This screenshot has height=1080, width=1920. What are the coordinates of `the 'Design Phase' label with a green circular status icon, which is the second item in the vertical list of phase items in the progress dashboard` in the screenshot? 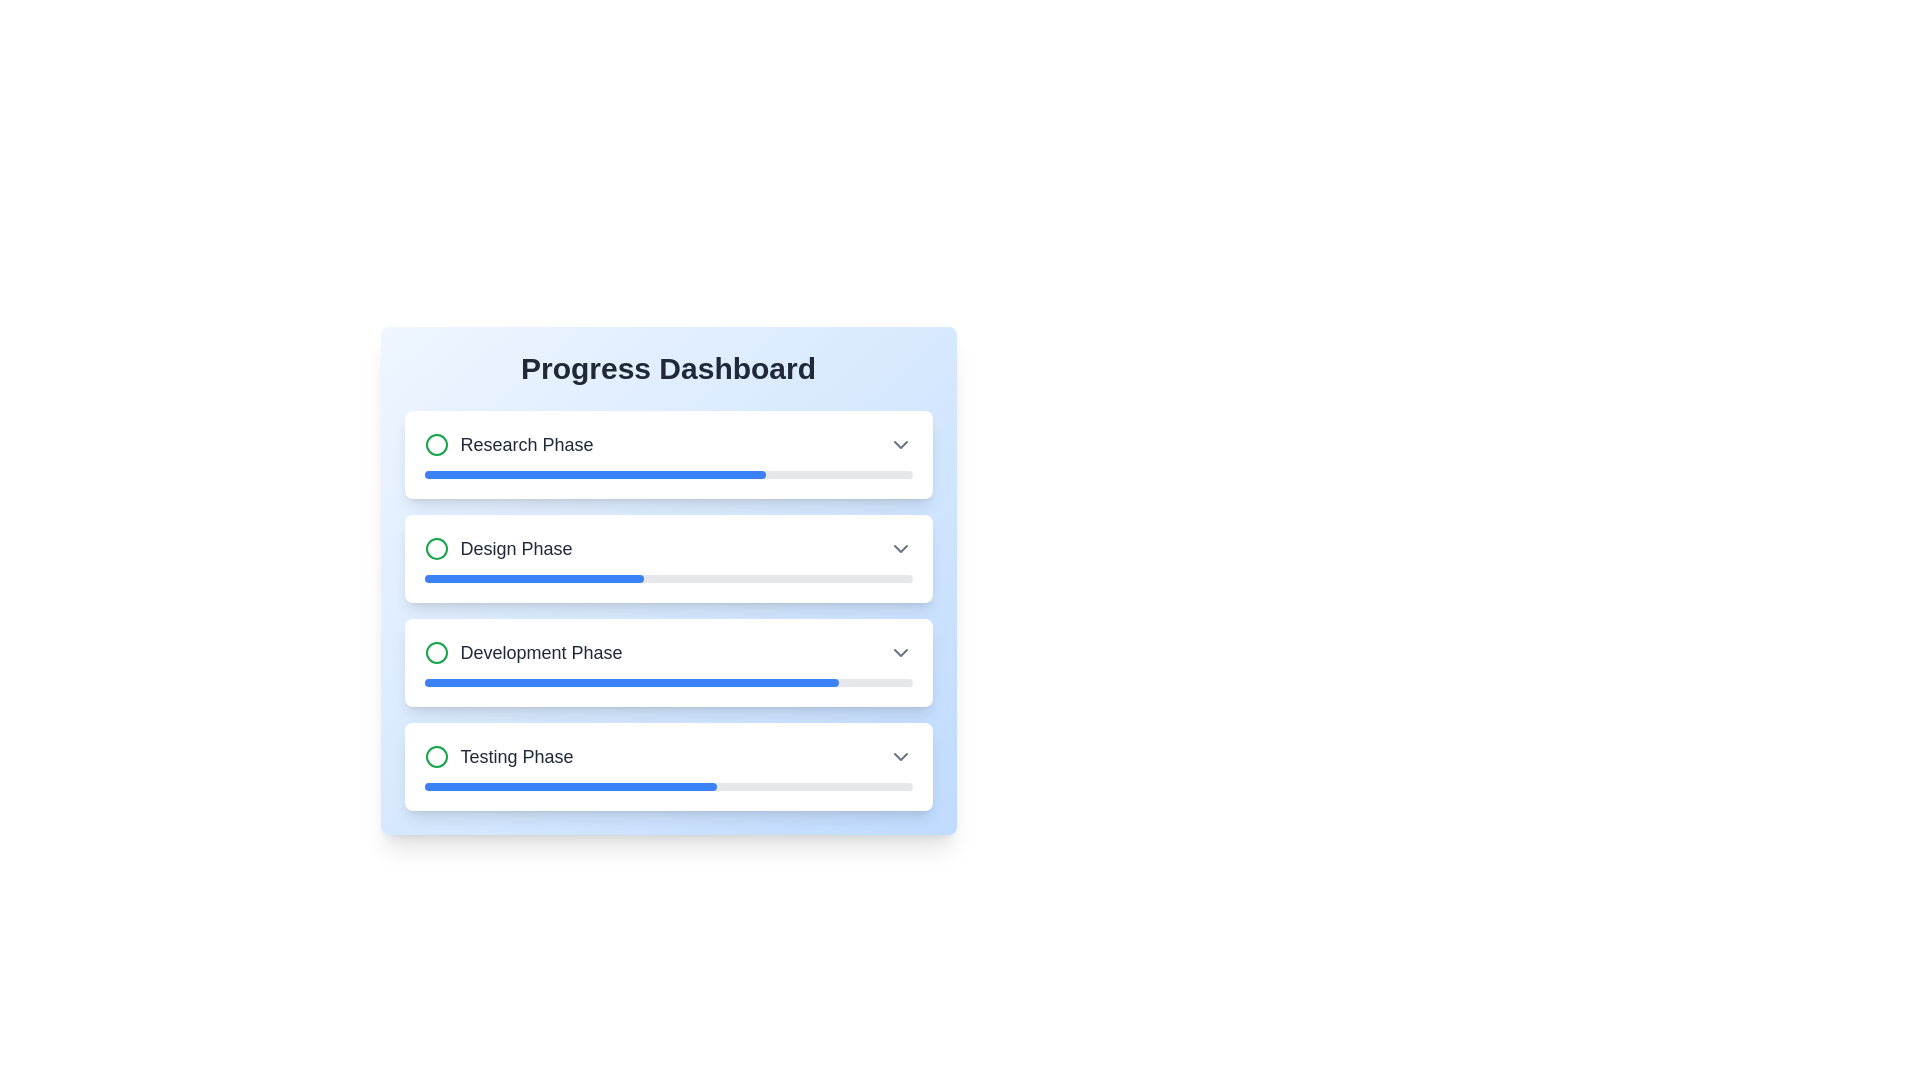 It's located at (498, 548).